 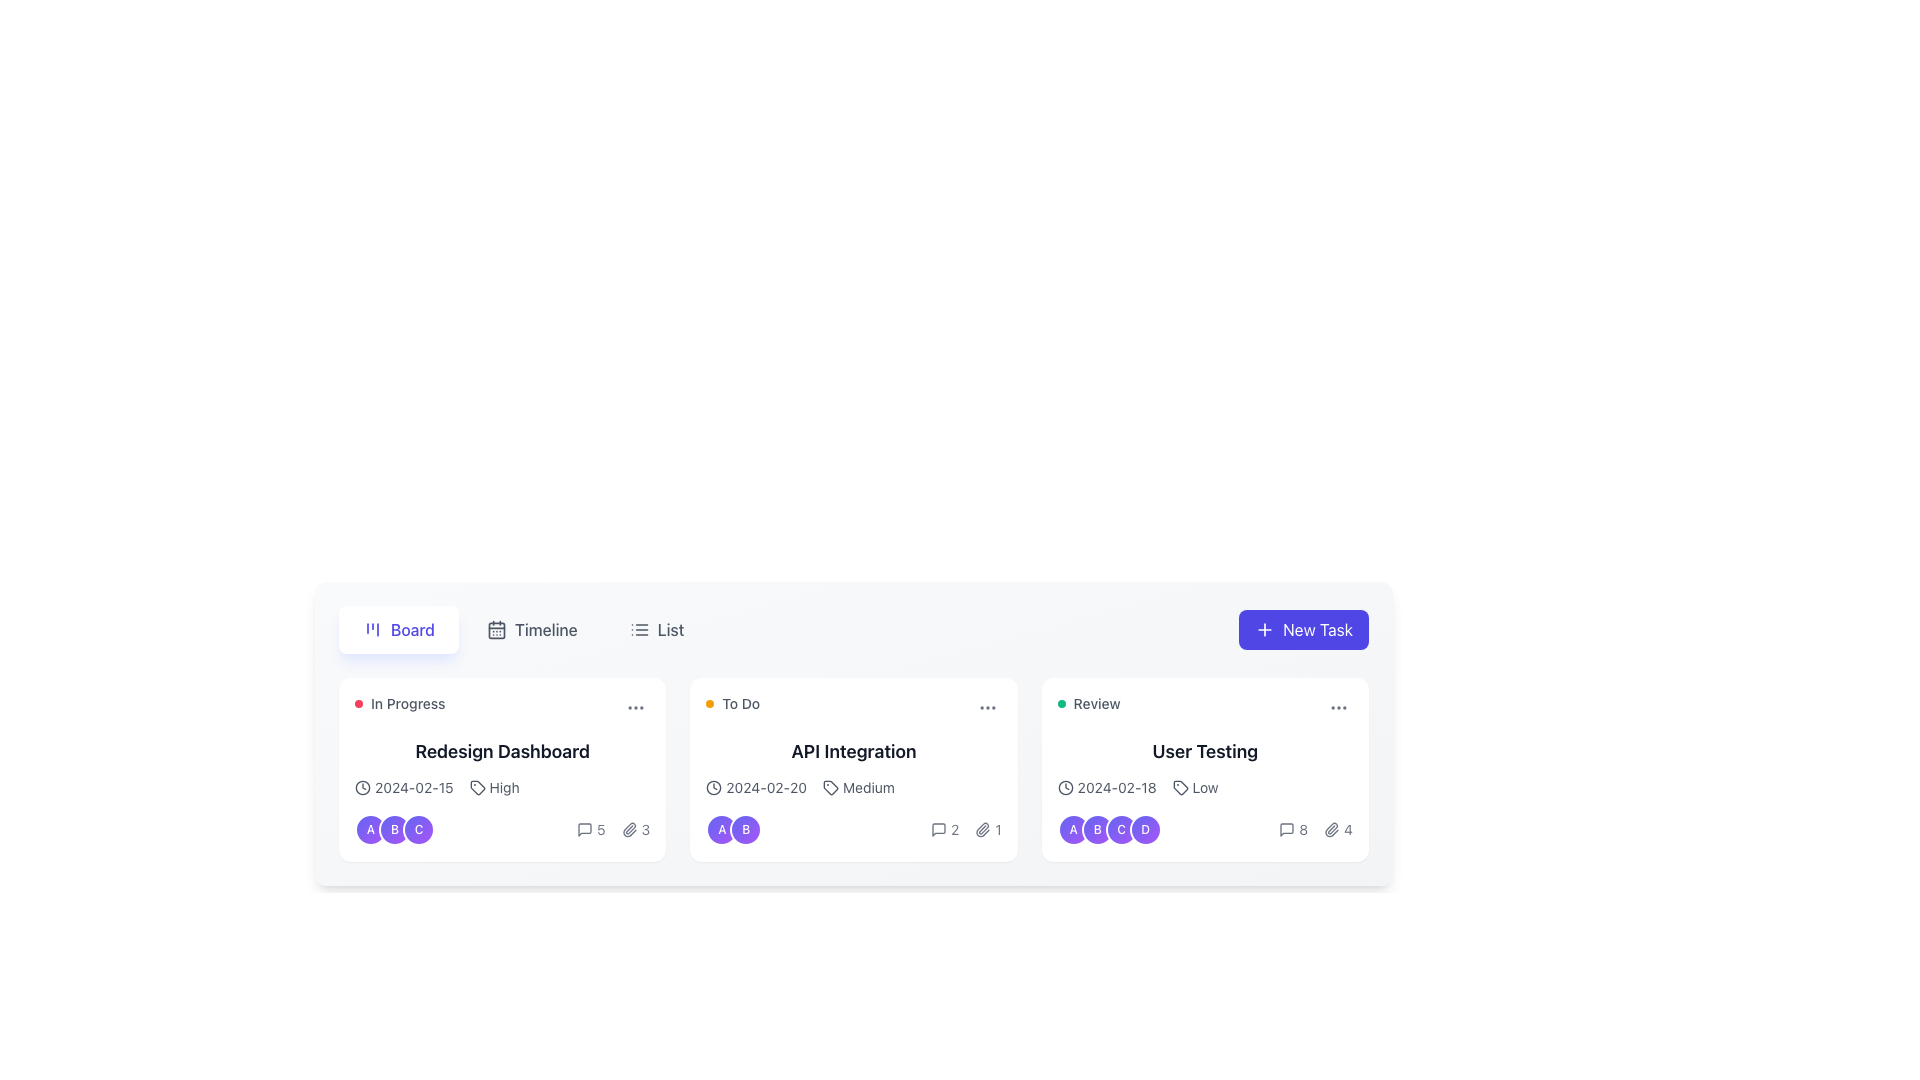 I want to click on the text label displaying '2024-02-15' located in the bottom-left section of the 'Redesign Dashboard' card, adjacent to the clock icon, so click(x=413, y=786).